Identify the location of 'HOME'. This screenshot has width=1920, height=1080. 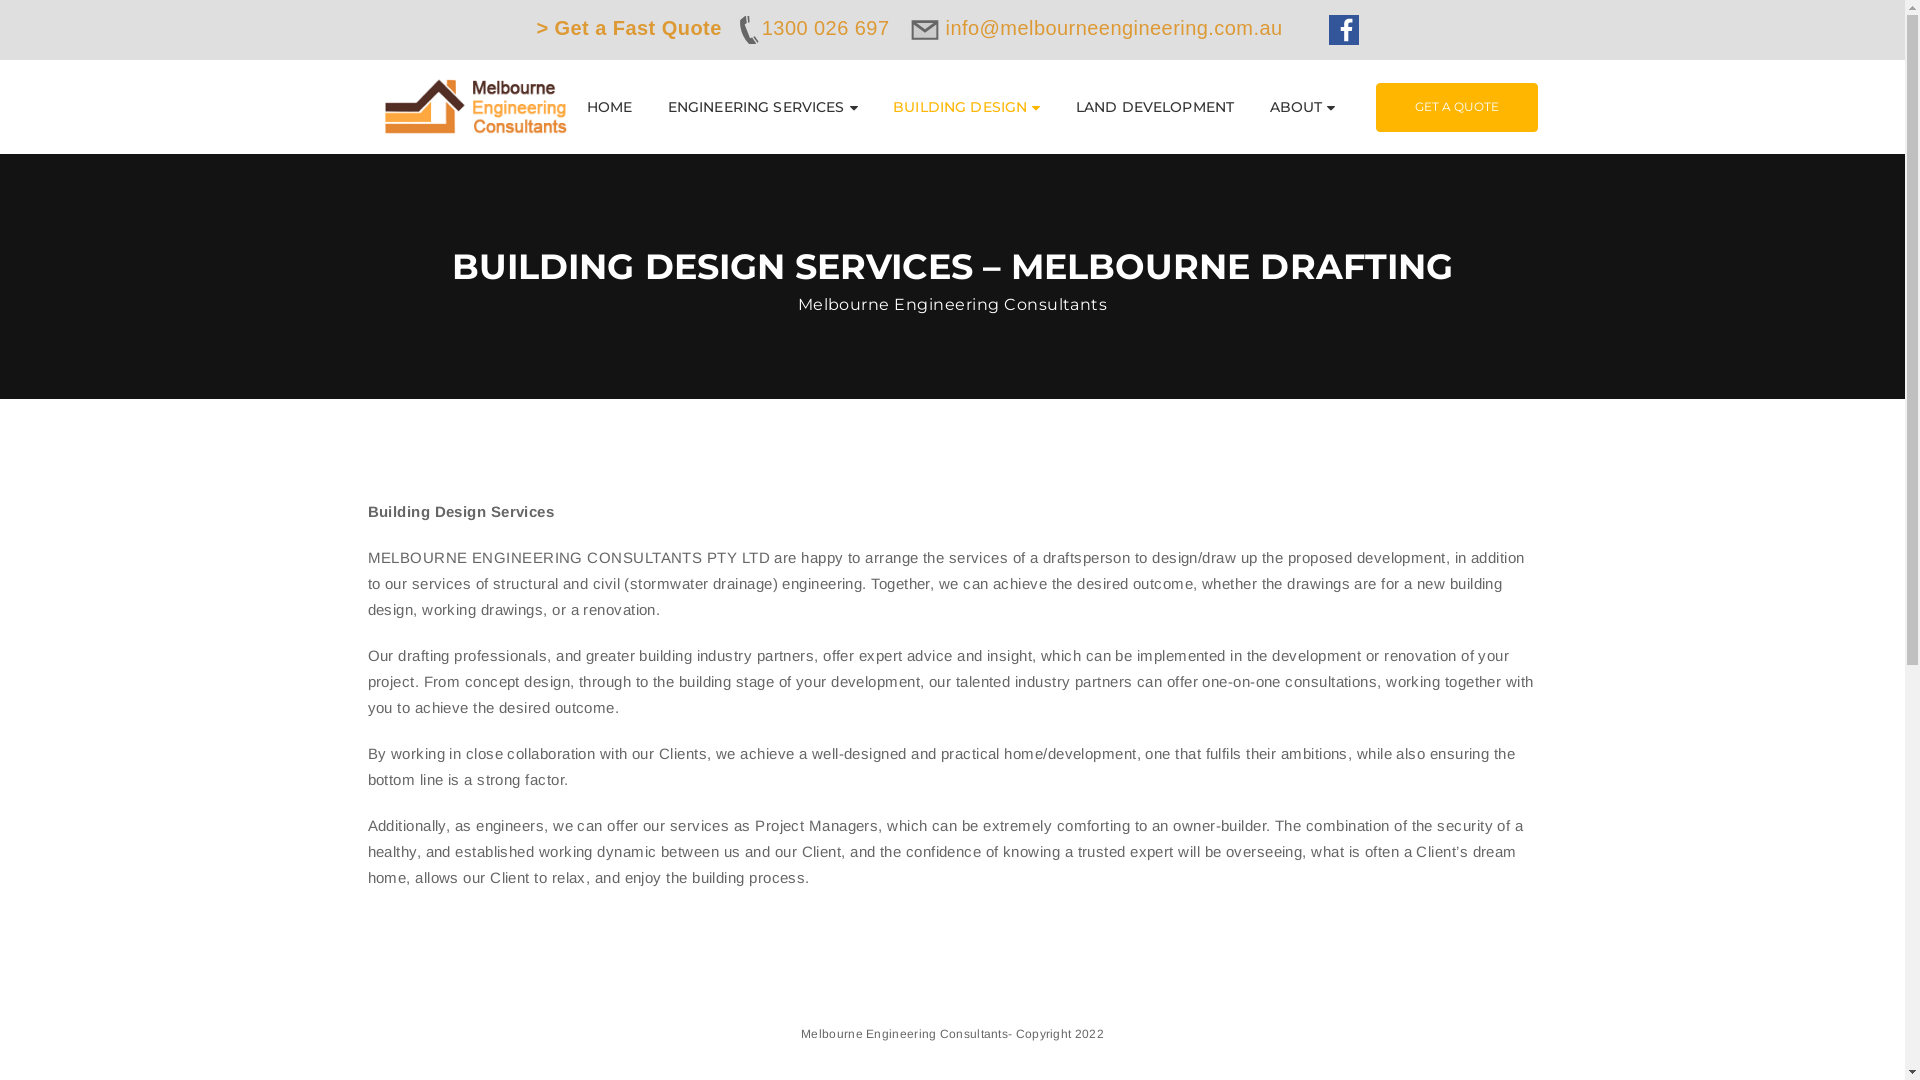
(585, 107).